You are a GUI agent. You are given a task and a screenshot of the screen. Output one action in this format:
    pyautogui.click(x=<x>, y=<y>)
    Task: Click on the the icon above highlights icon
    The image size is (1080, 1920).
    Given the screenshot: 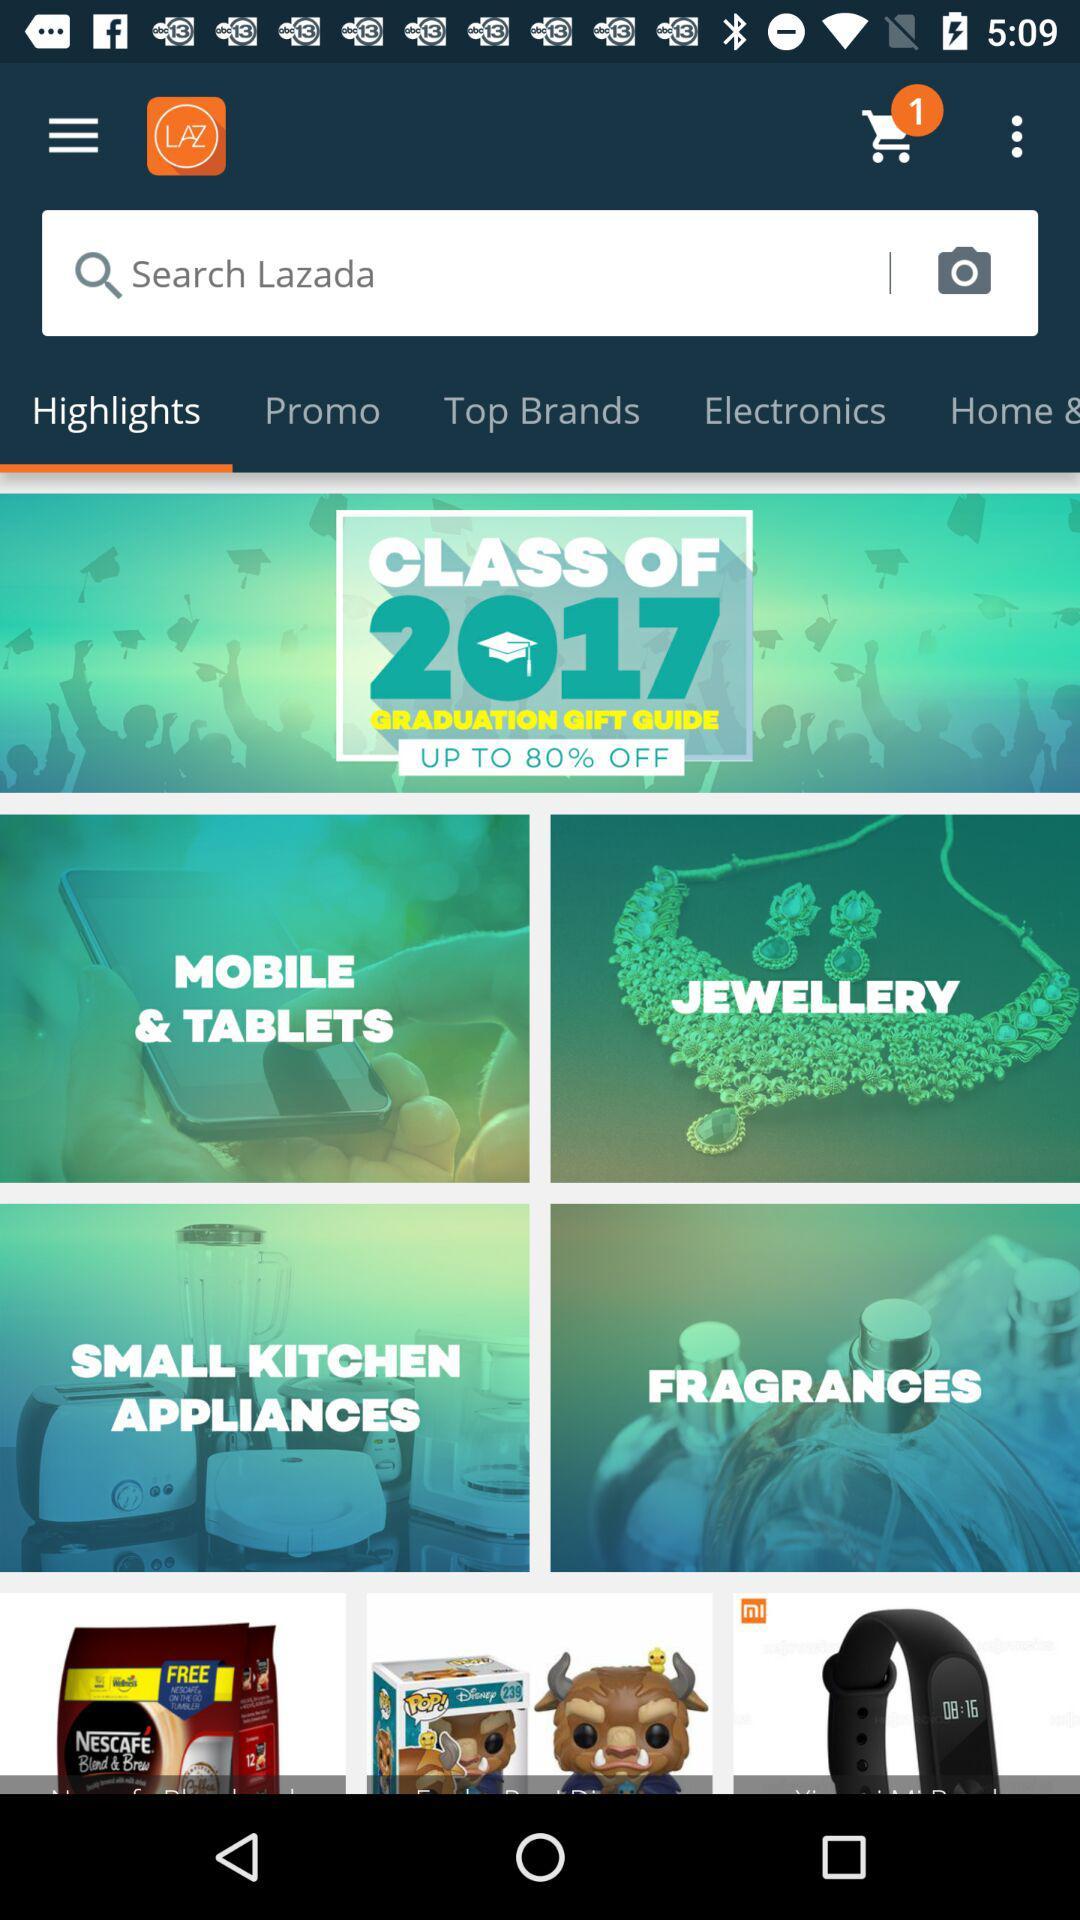 What is the action you would take?
    pyautogui.click(x=465, y=272)
    